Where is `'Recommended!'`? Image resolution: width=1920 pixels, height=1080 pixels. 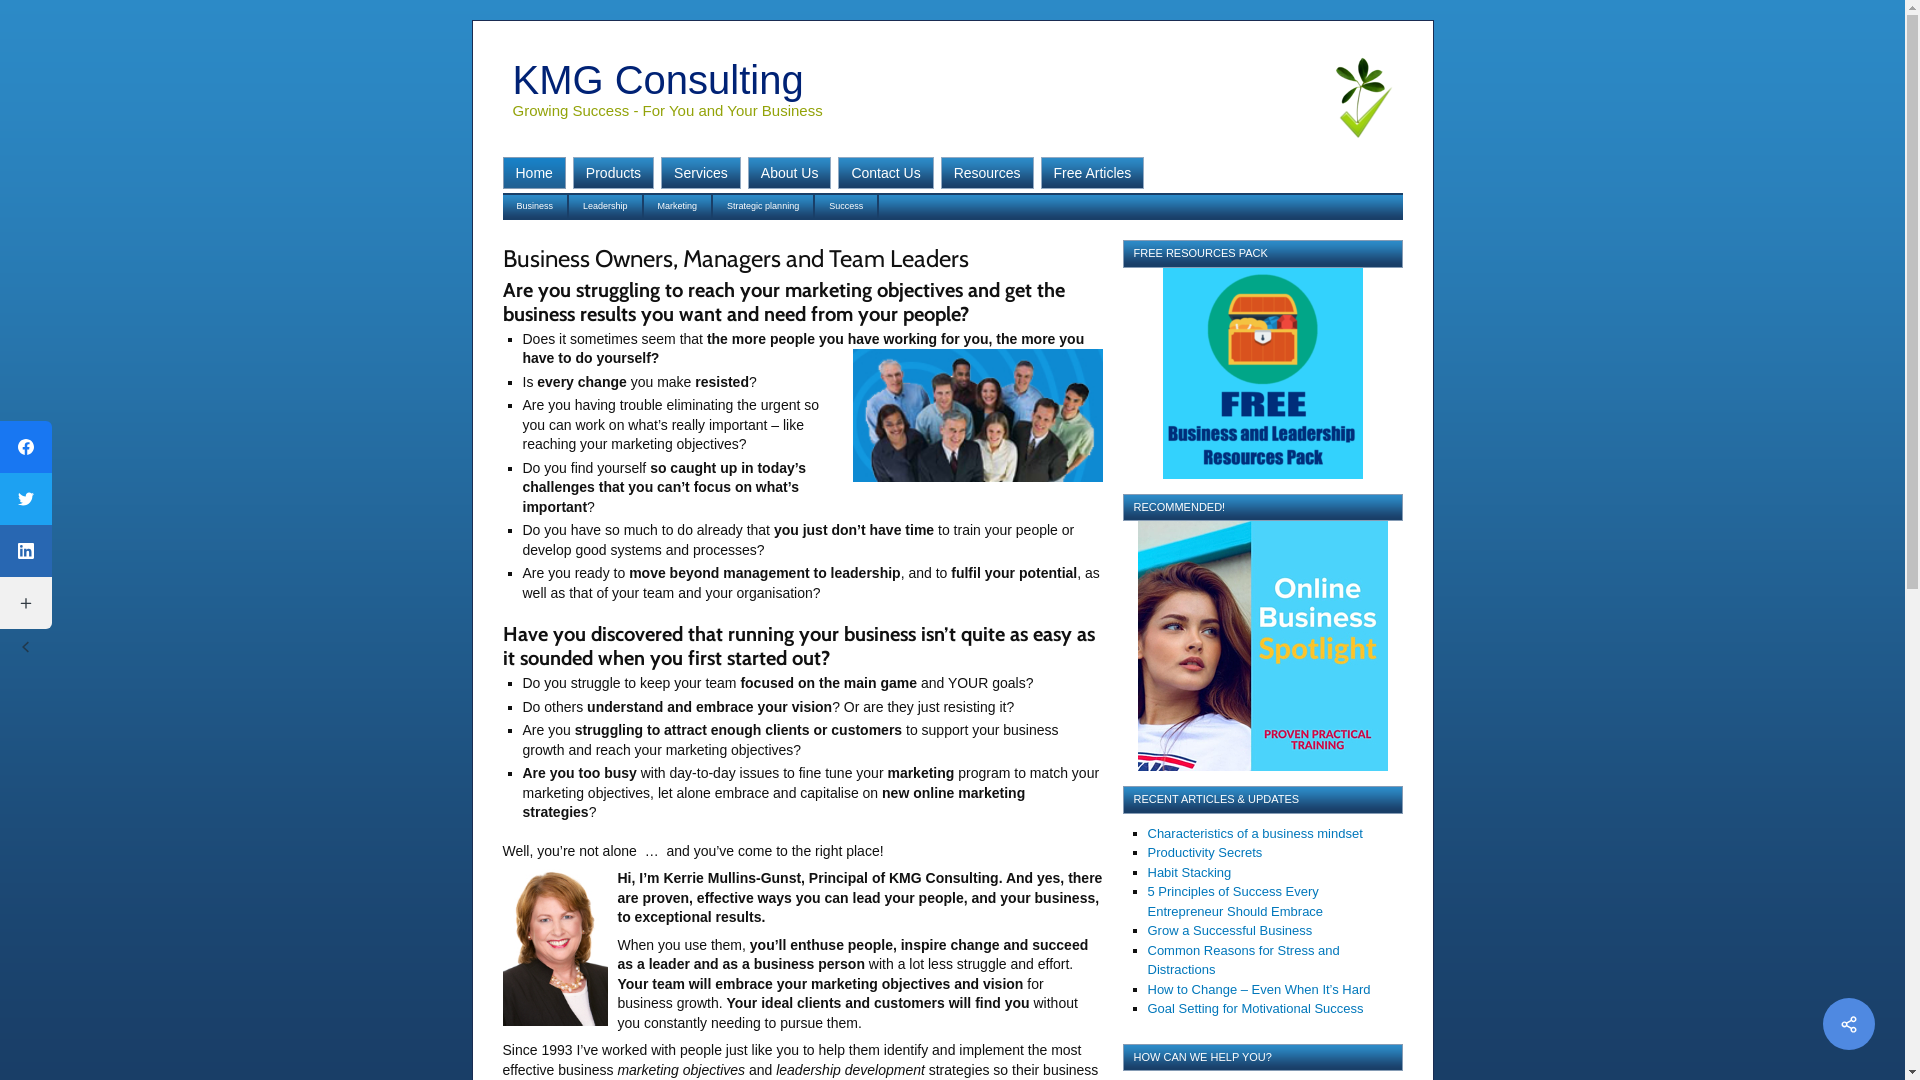 'Recommended!' is located at coordinates (1261, 645).